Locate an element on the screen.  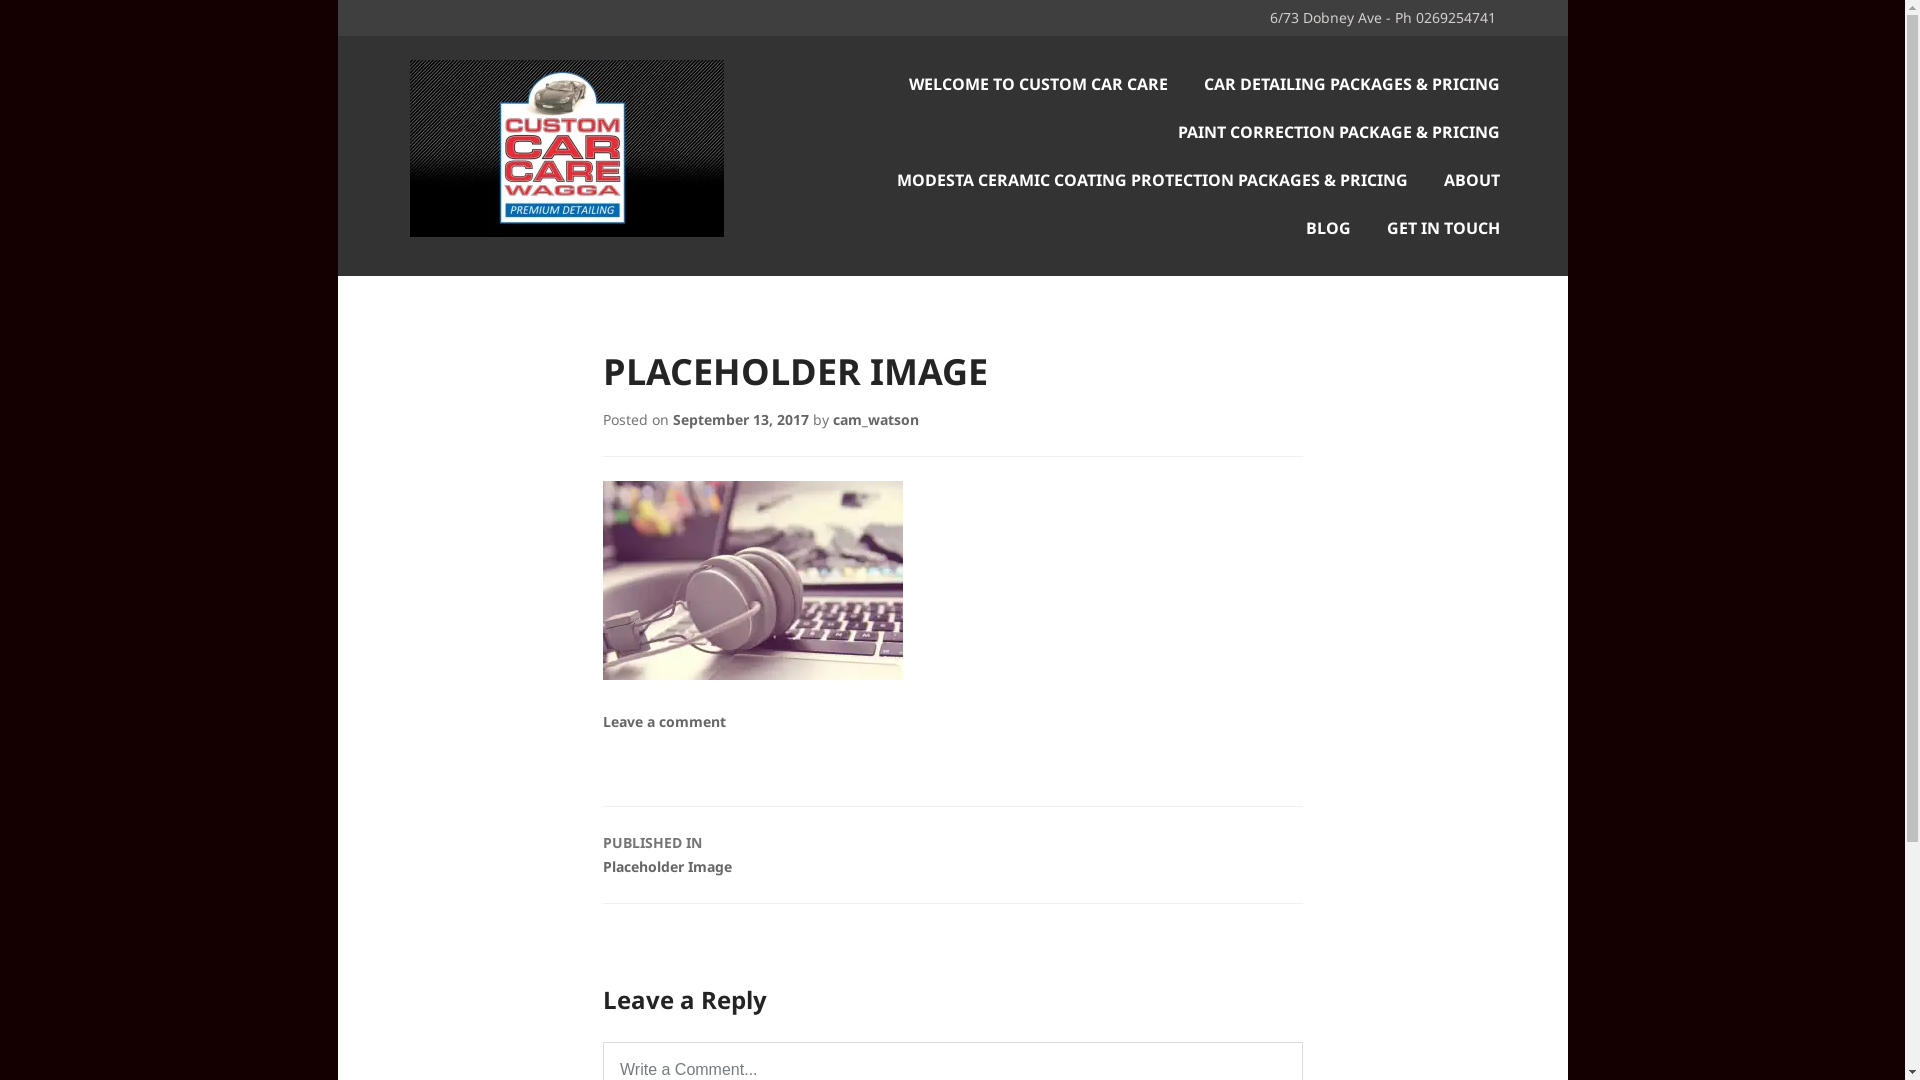
'Leave a comment' is located at coordinates (663, 721).